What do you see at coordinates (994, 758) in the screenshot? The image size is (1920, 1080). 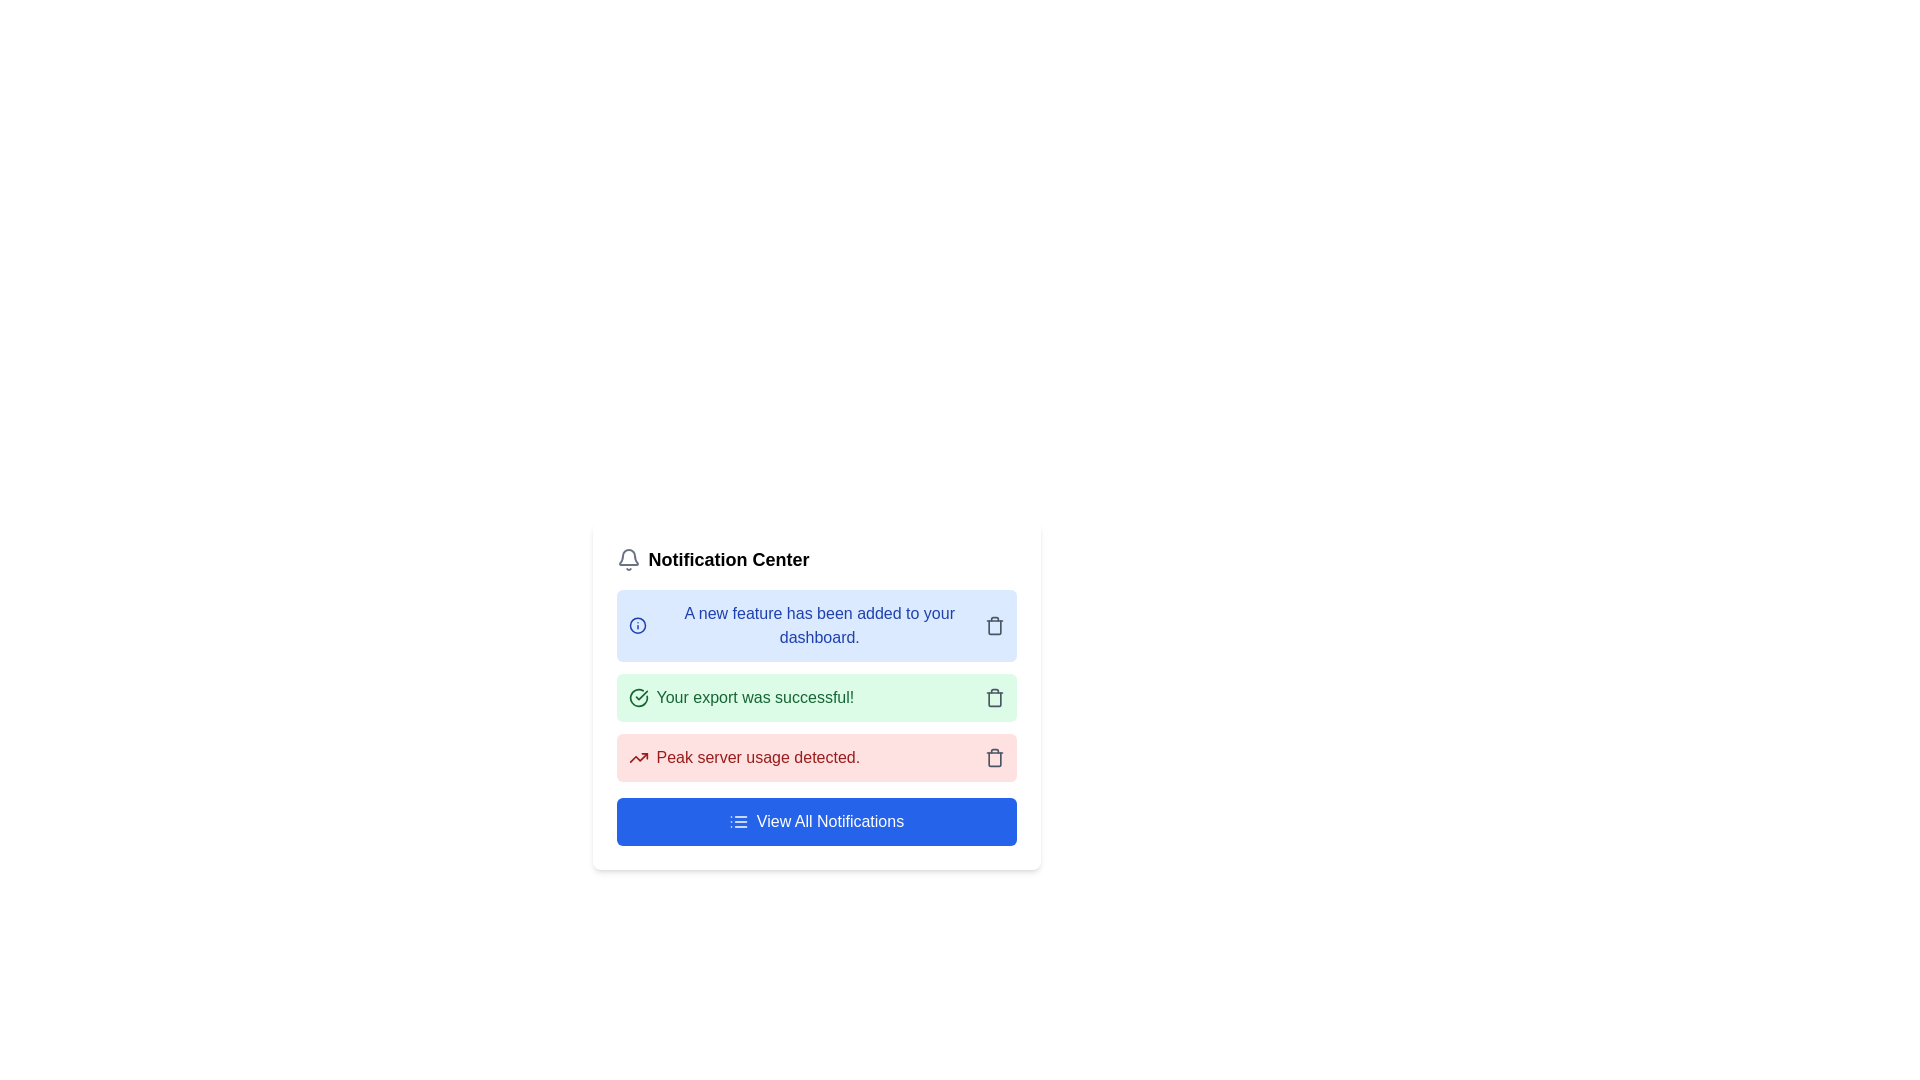 I see `the trash can icon button at the end of the notification bar labeled 'Peak server usage detected.' to see options` at bounding box center [994, 758].